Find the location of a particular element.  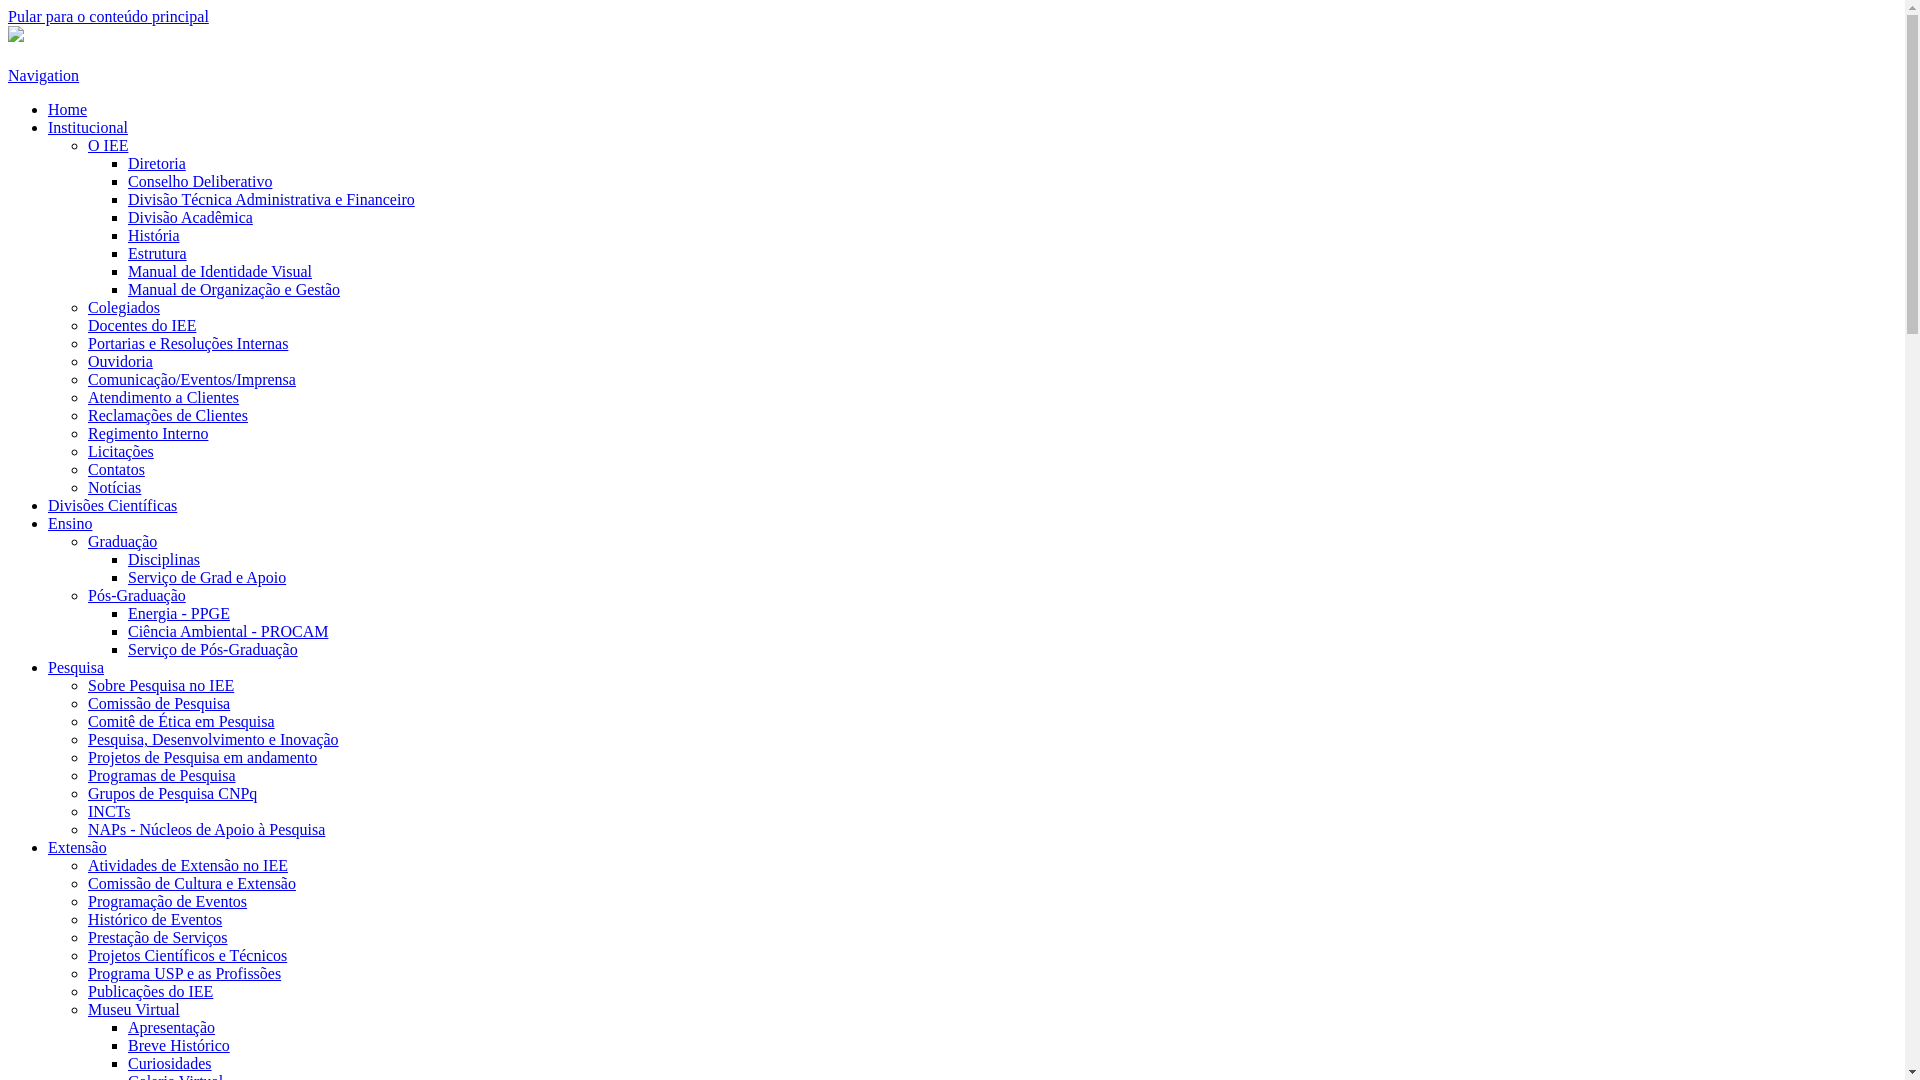

'Estrutura' is located at coordinates (156, 252).